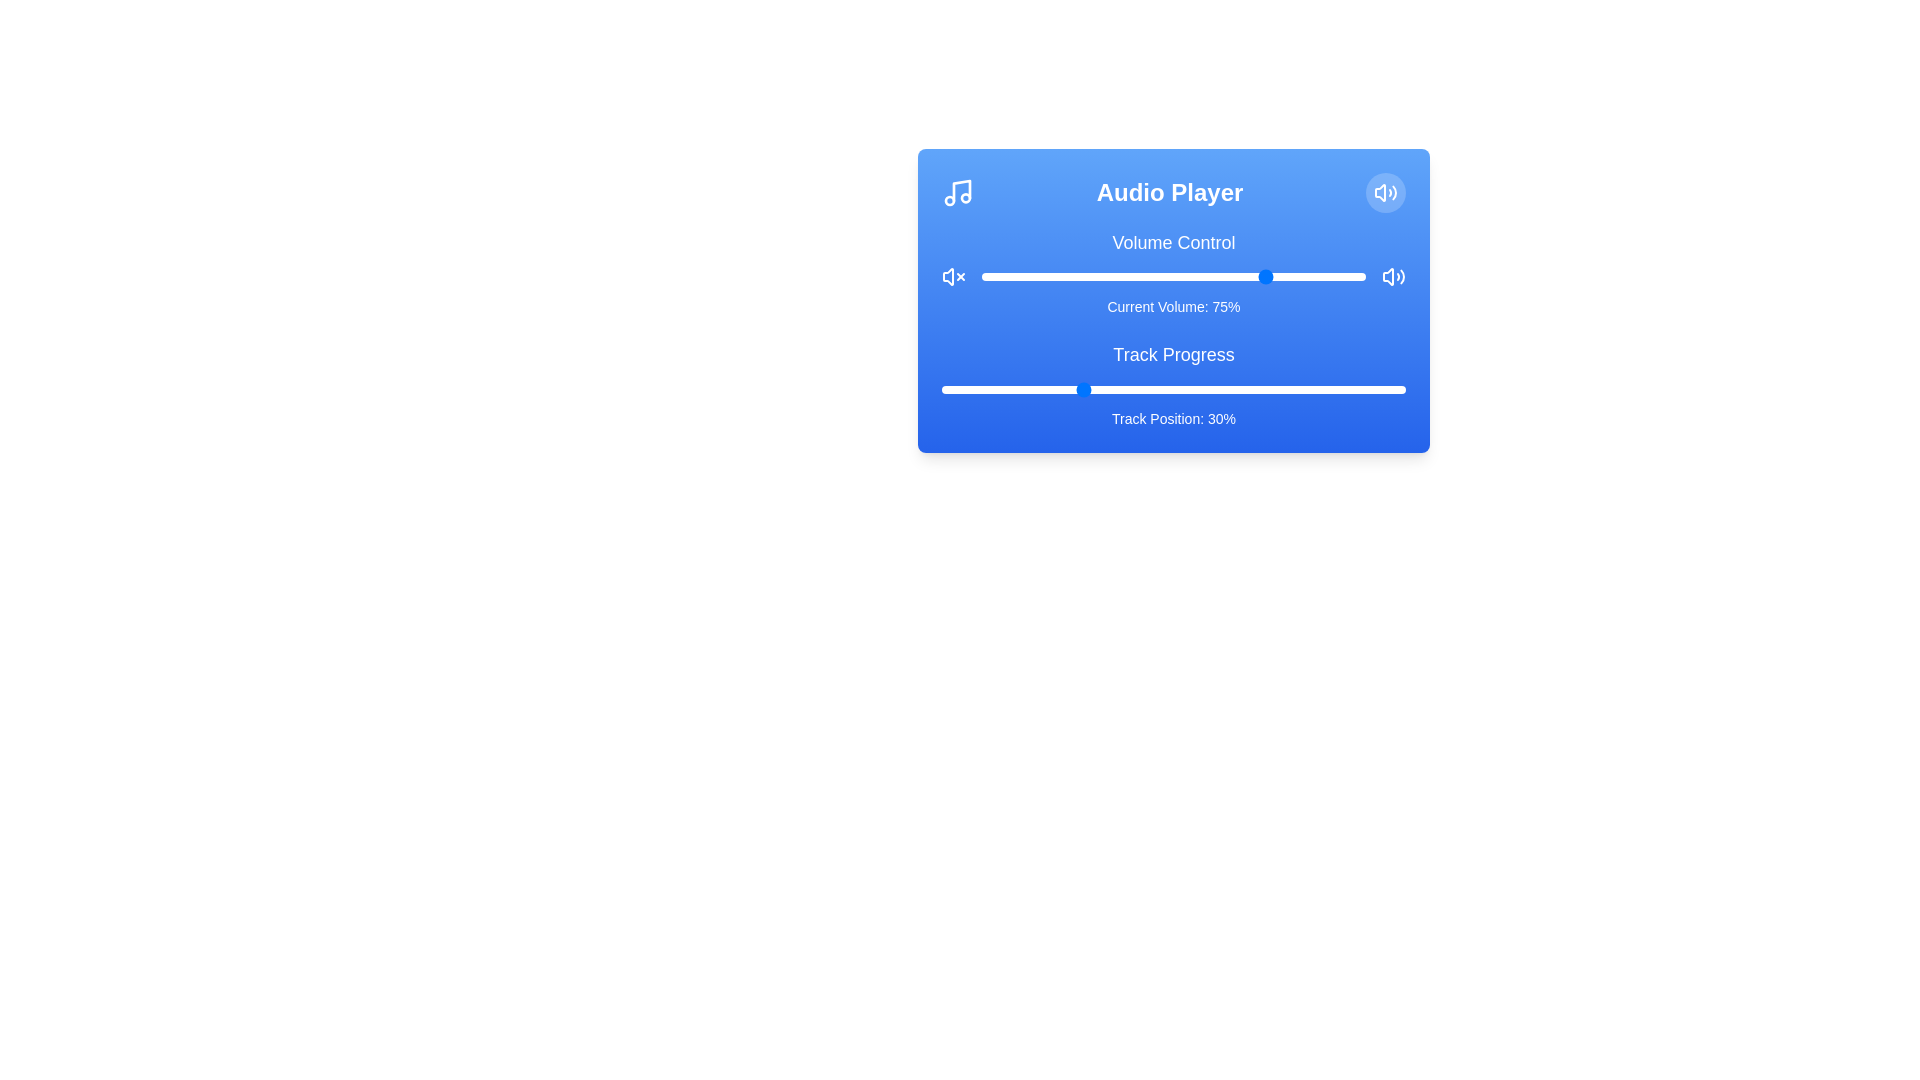 The height and width of the screenshot is (1080, 1920). What do you see at coordinates (1069, 277) in the screenshot?
I see `volume` at bounding box center [1069, 277].